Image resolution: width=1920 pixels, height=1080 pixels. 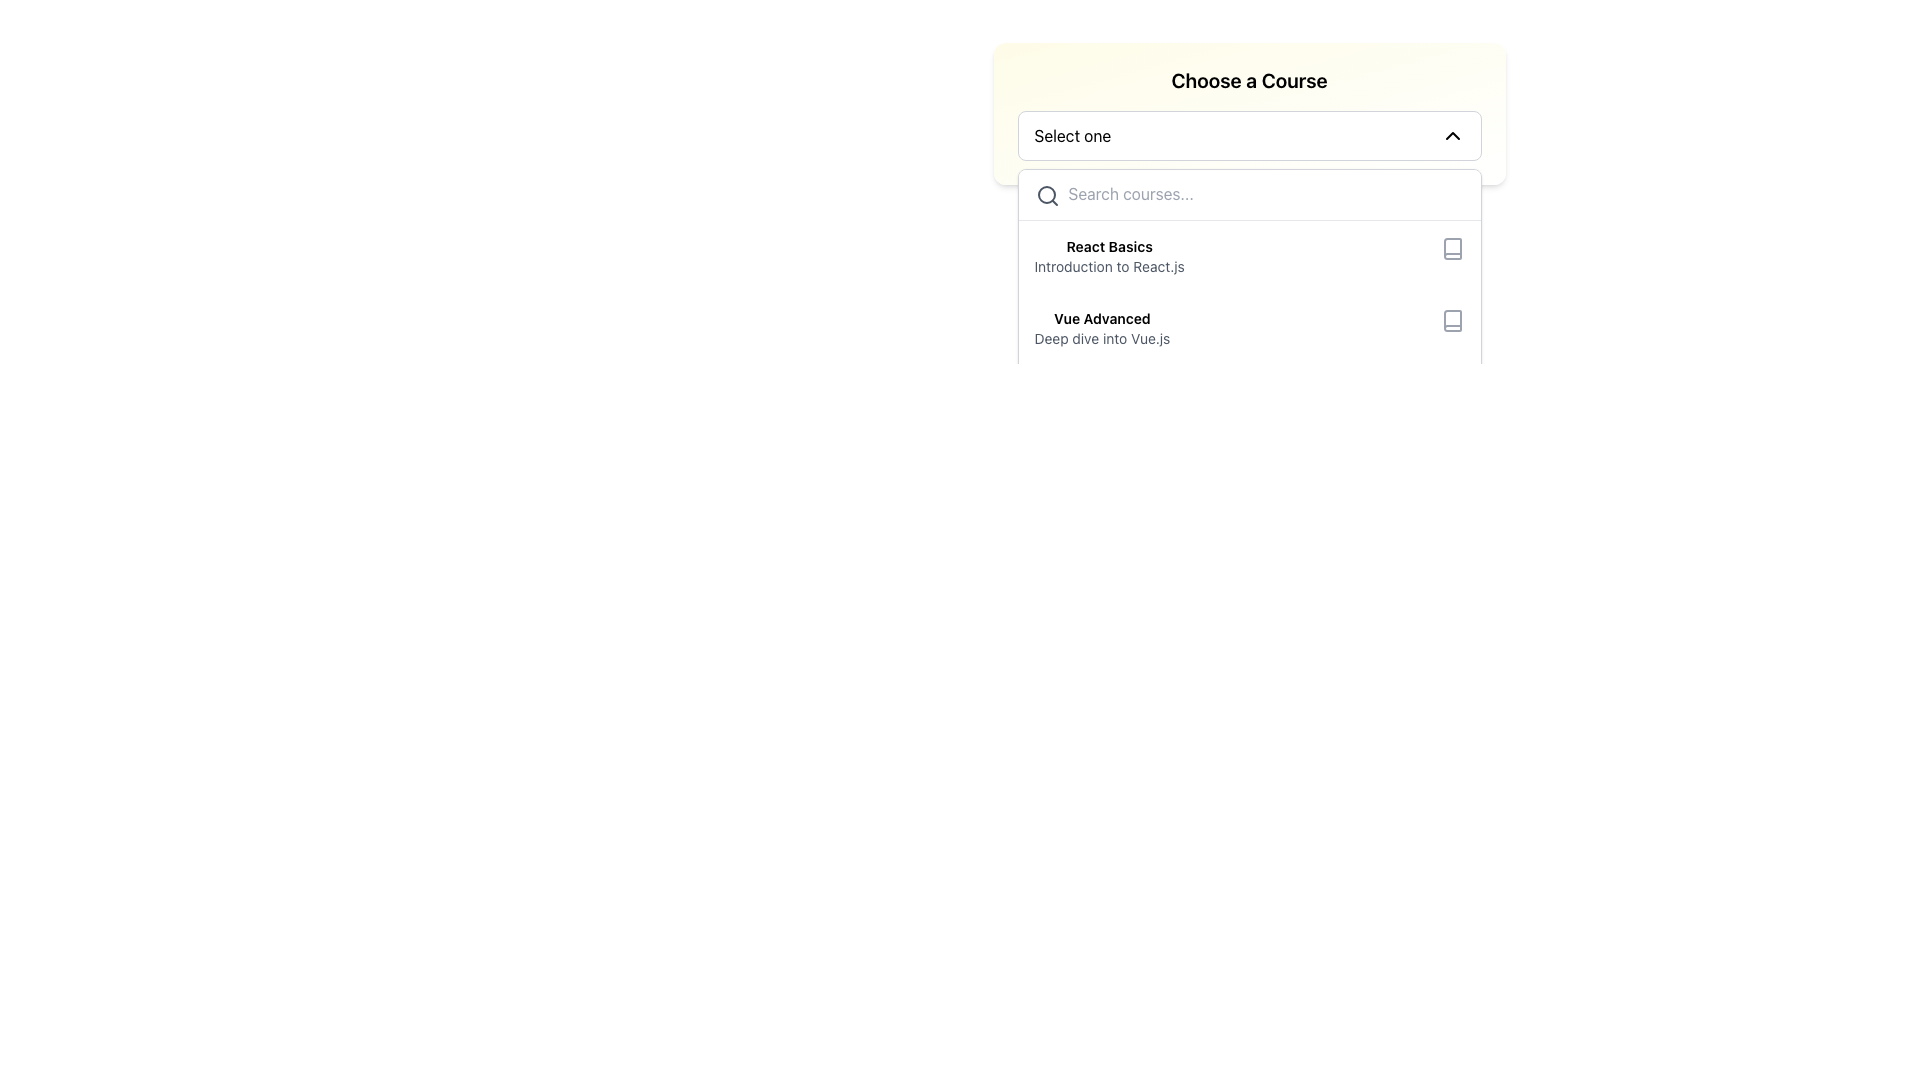 I want to click on the chevron down icon, which is a black-stroked downward arrow located on the far right of the dropdown labeled 'Select one', so click(x=1452, y=135).